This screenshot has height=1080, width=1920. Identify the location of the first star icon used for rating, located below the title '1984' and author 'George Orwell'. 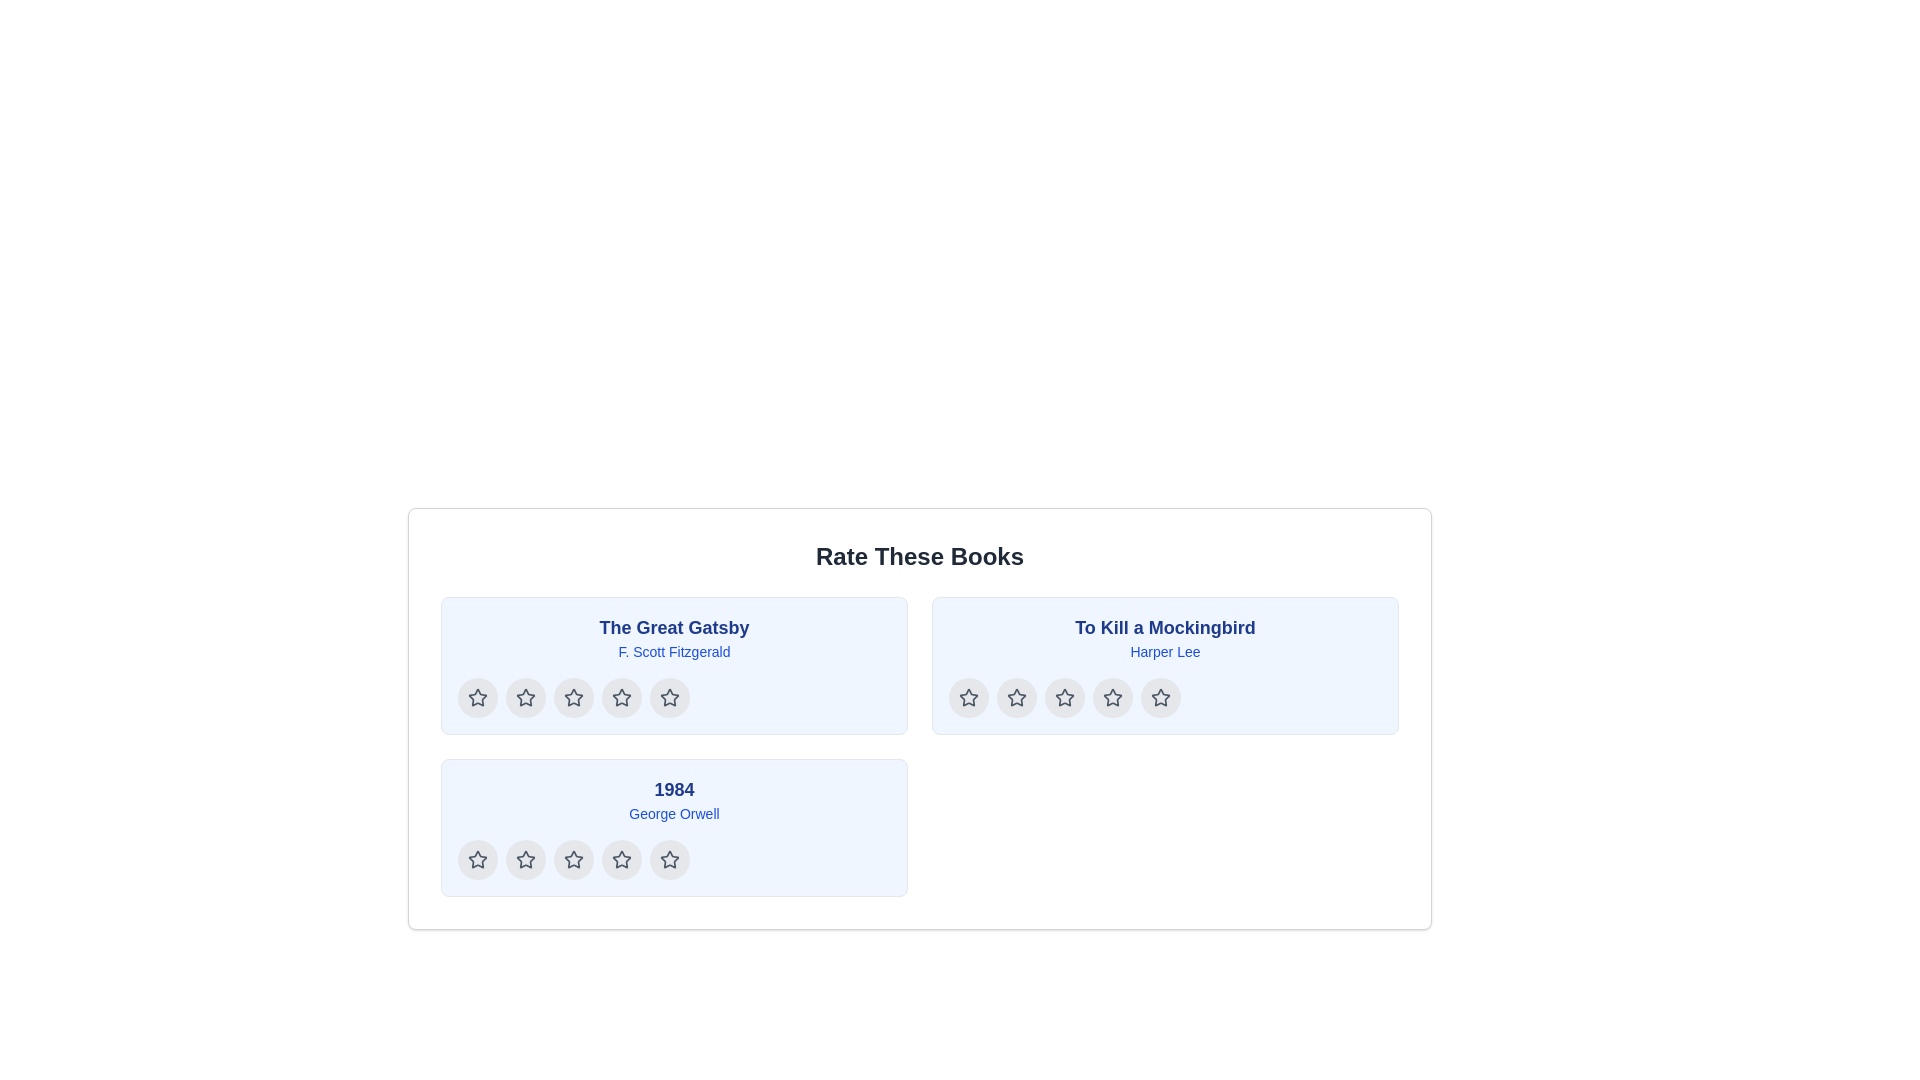
(526, 859).